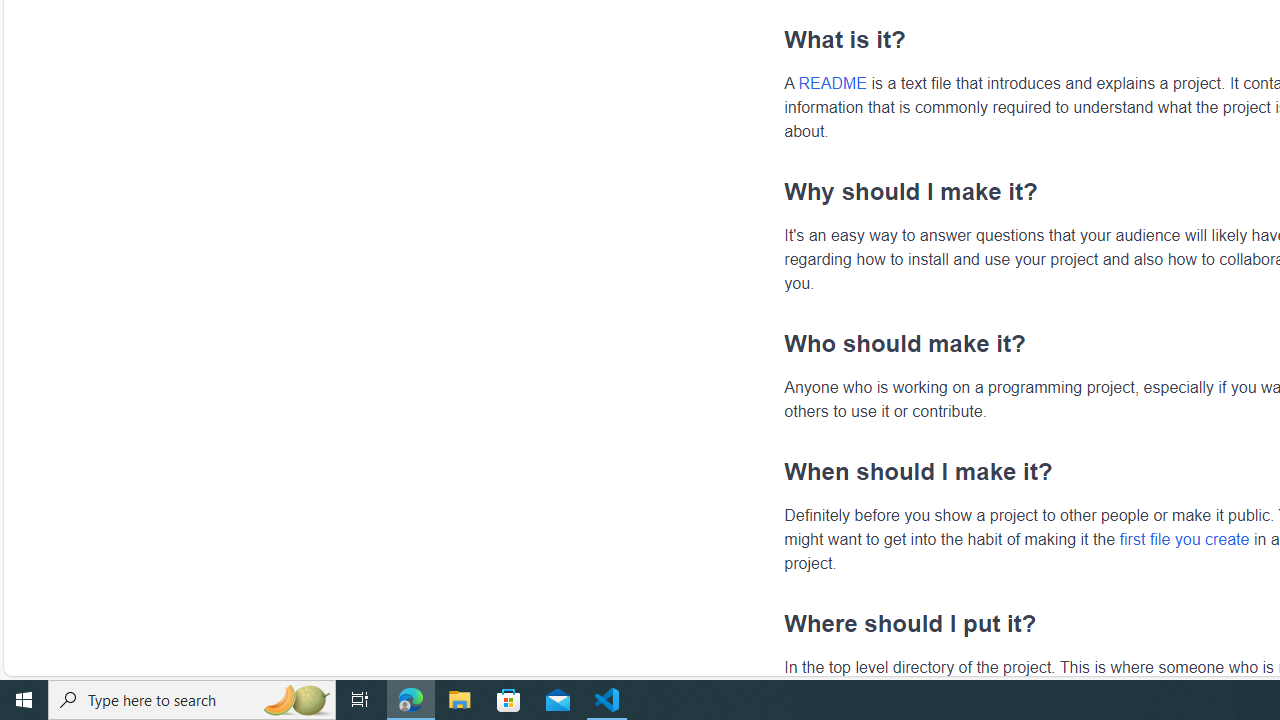 The height and width of the screenshot is (720, 1280). What do you see at coordinates (832, 82) in the screenshot?
I see `'README'` at bounding box center [832, 82].